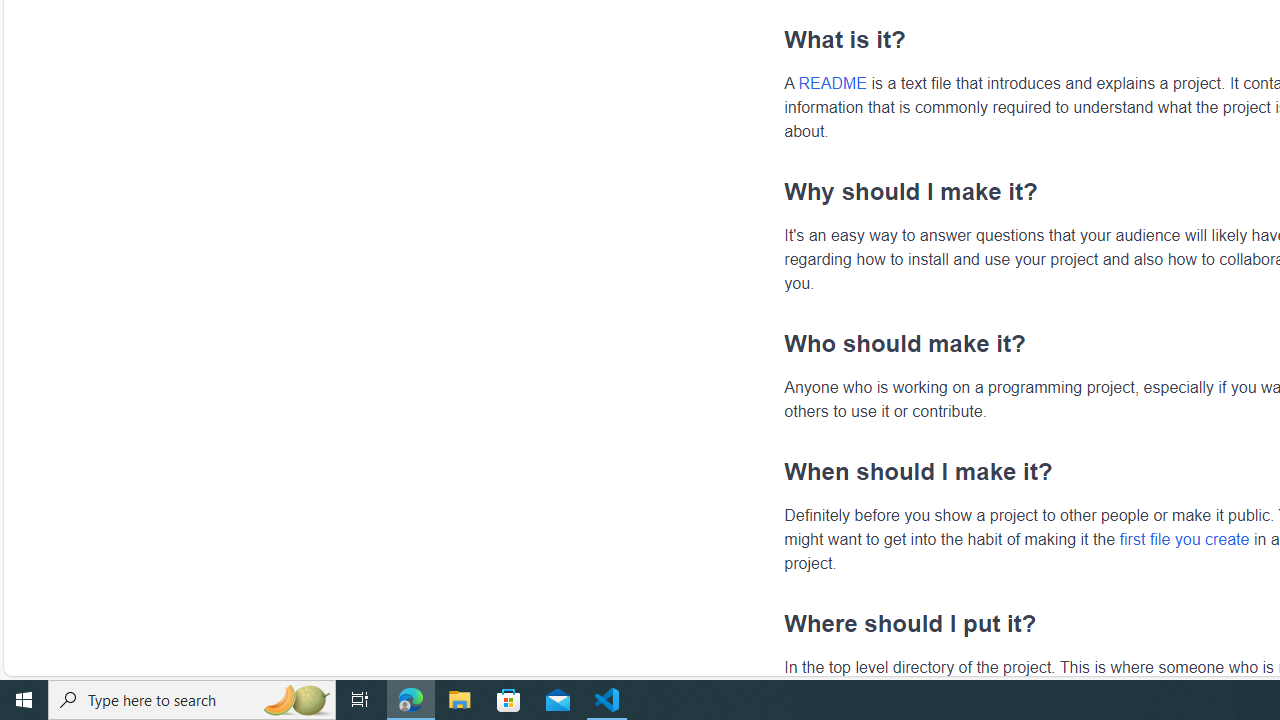 The height and width of the screenshot is (720, 1280). What do you see at coordinates (832, 82) in the screenshot?
I see `'README'` at bounding box center [832, 82].